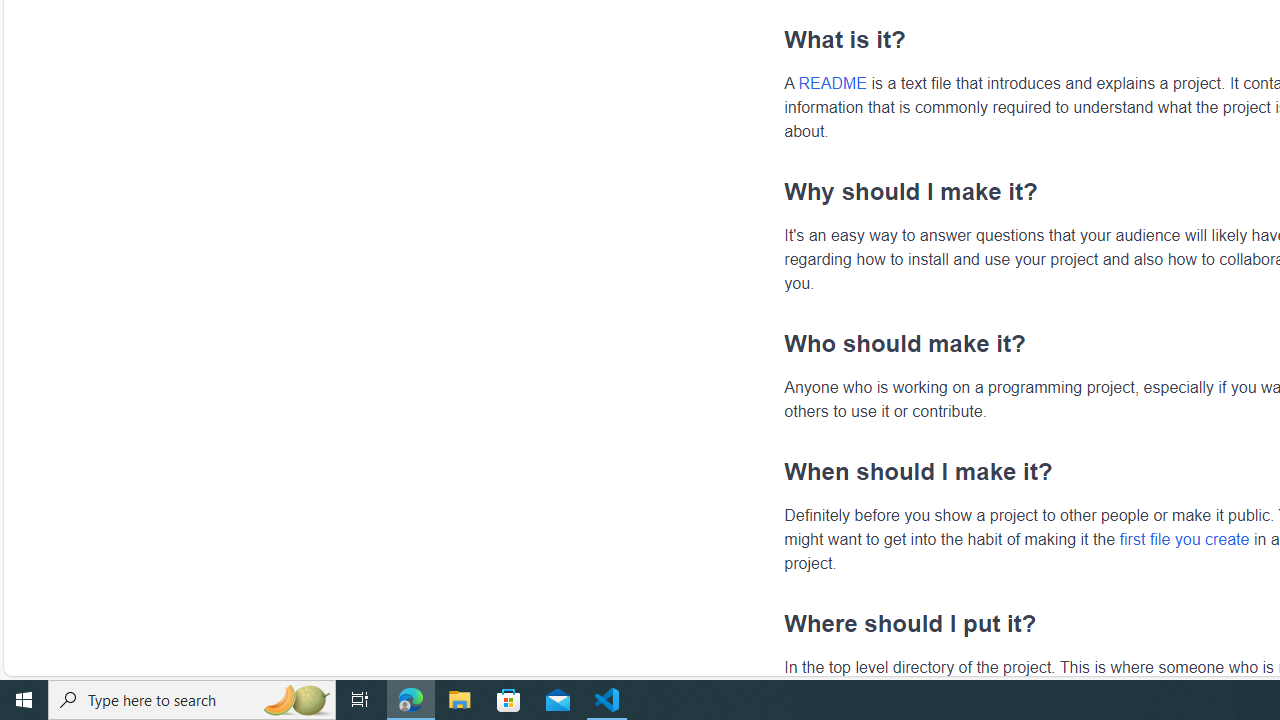 The height and width of the screenshot is (720, 1280). What do you see at coordinates (832, 82) in the screenshot?
I see `'README'` at bounding box center [832, 82].